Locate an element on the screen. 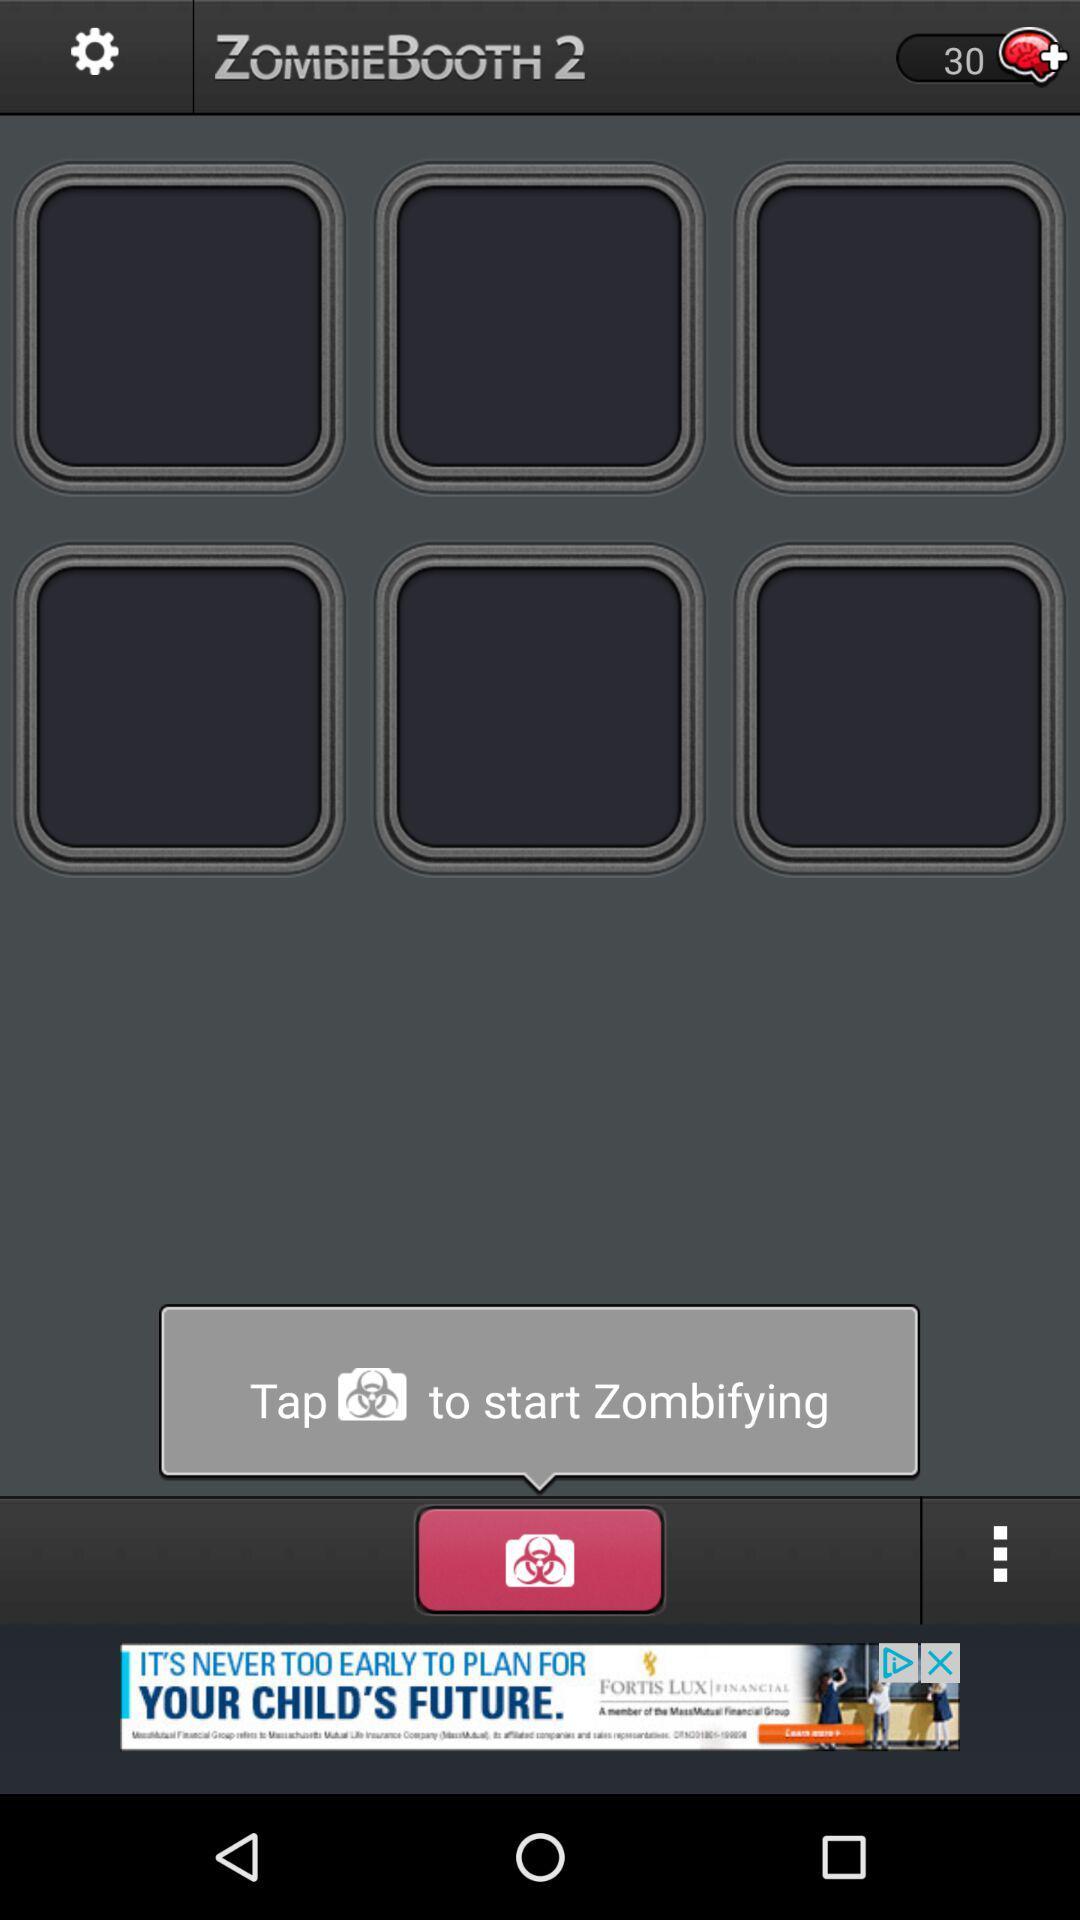  menu icon is located at coordinates (1001, 1559).